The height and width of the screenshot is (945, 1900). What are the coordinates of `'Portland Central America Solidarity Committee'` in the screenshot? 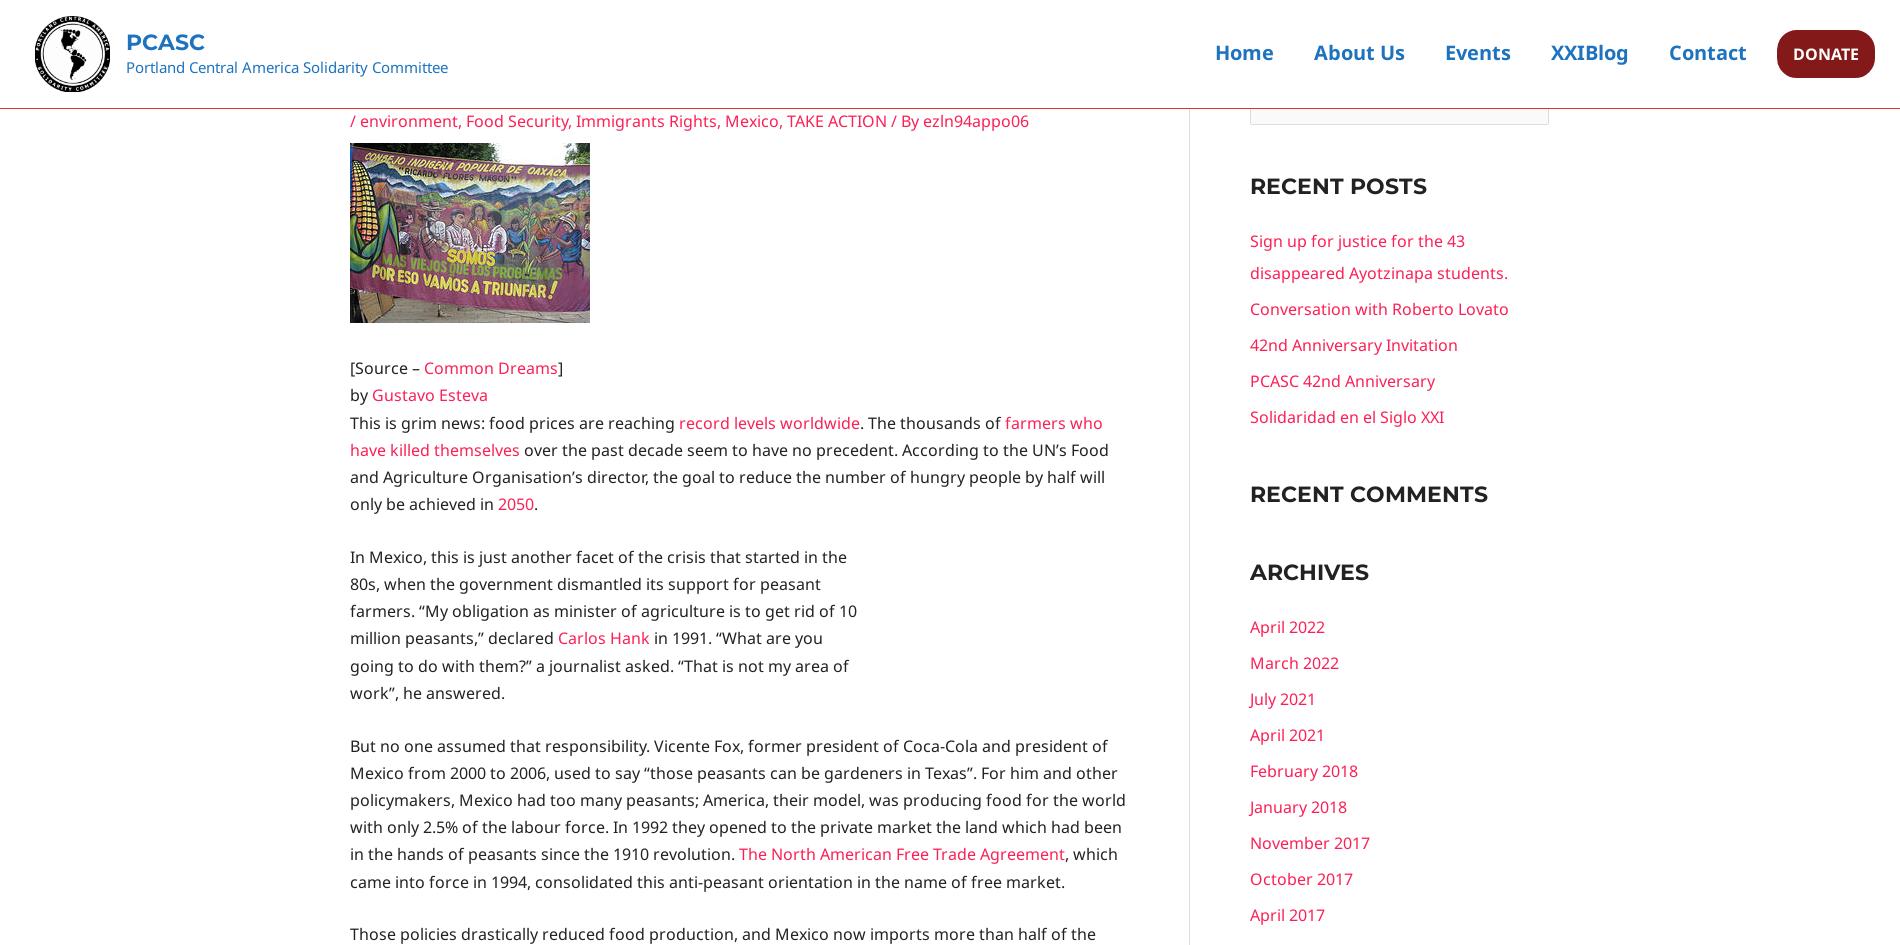 It's located at (286, 67).